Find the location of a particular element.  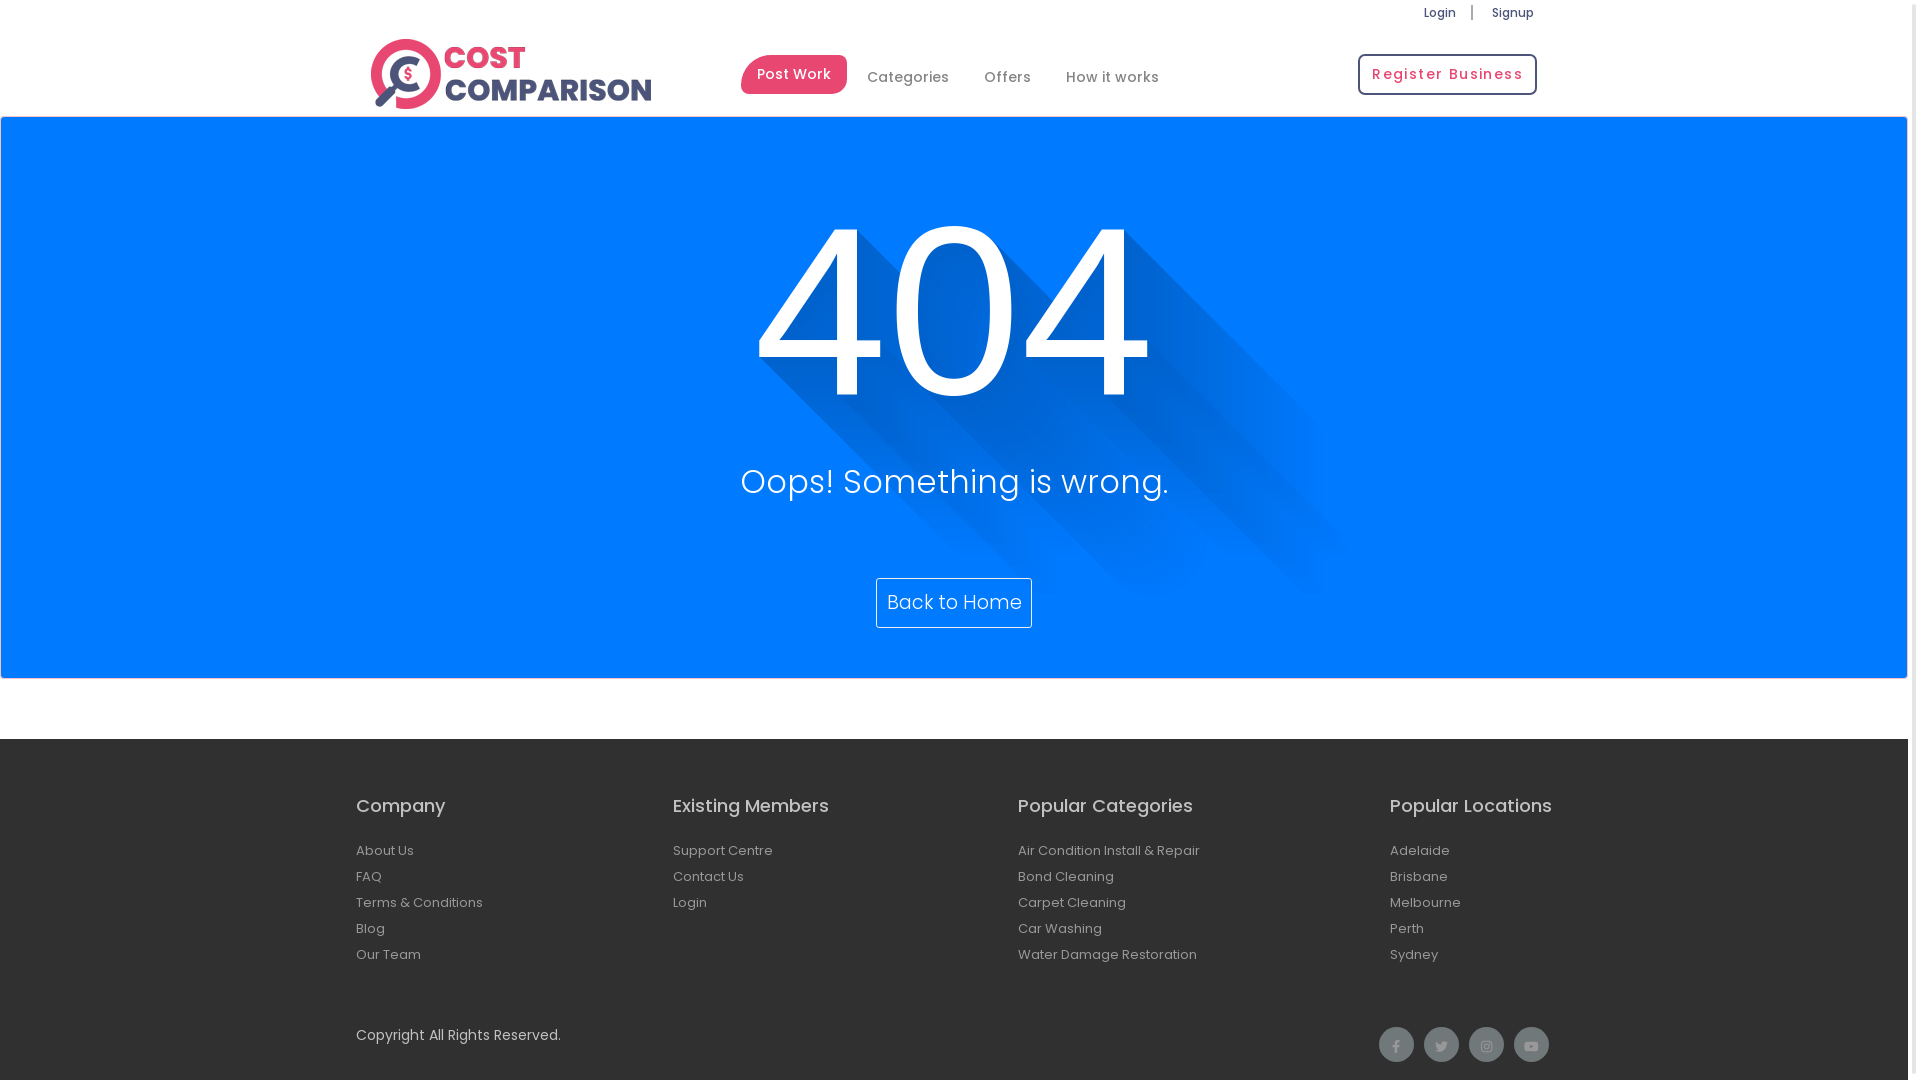

'Blog' is located at coordinates (355, 928).